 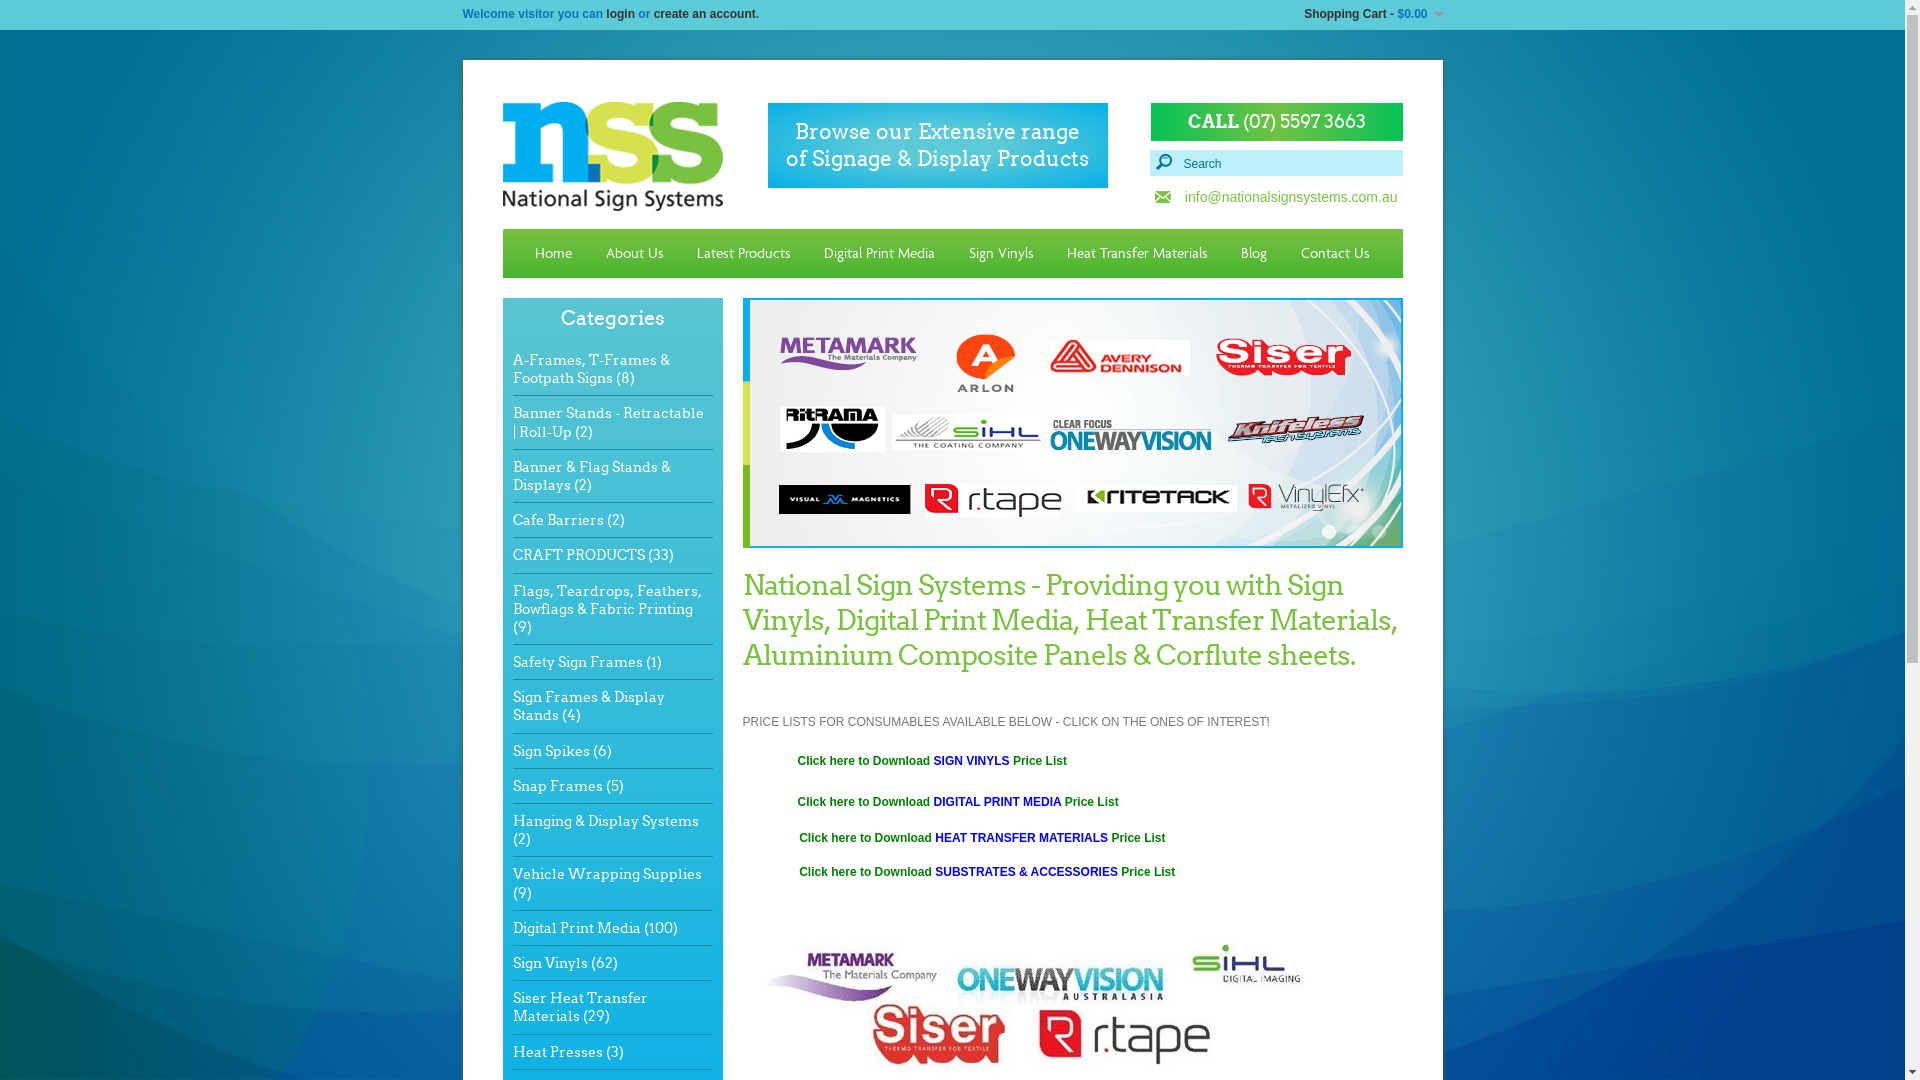 I want to click on '$0.00', so click(x=1418, y=14).